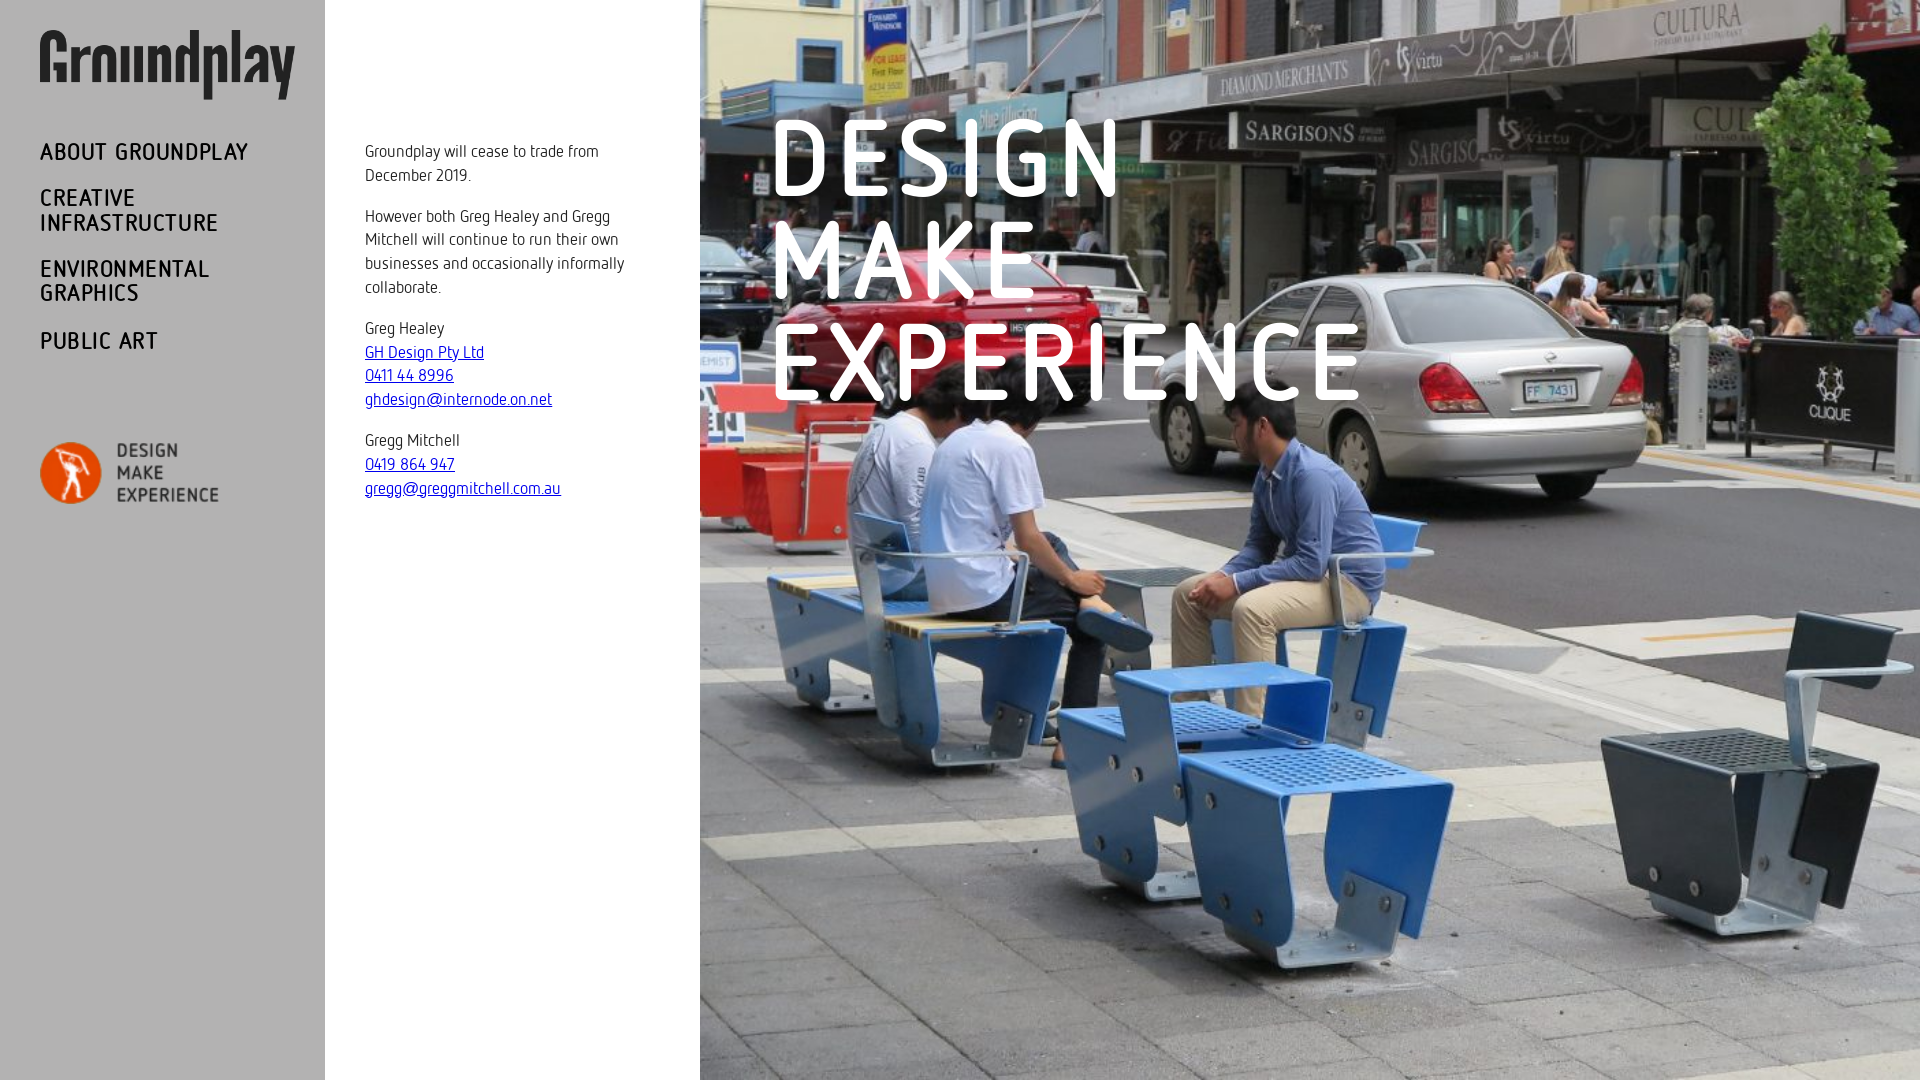  What do you see at coordinates (39, 211) in the screenshot?
I see `'CREATIVE INFRASTRUCTURE'` at bounding box center [39, 211].